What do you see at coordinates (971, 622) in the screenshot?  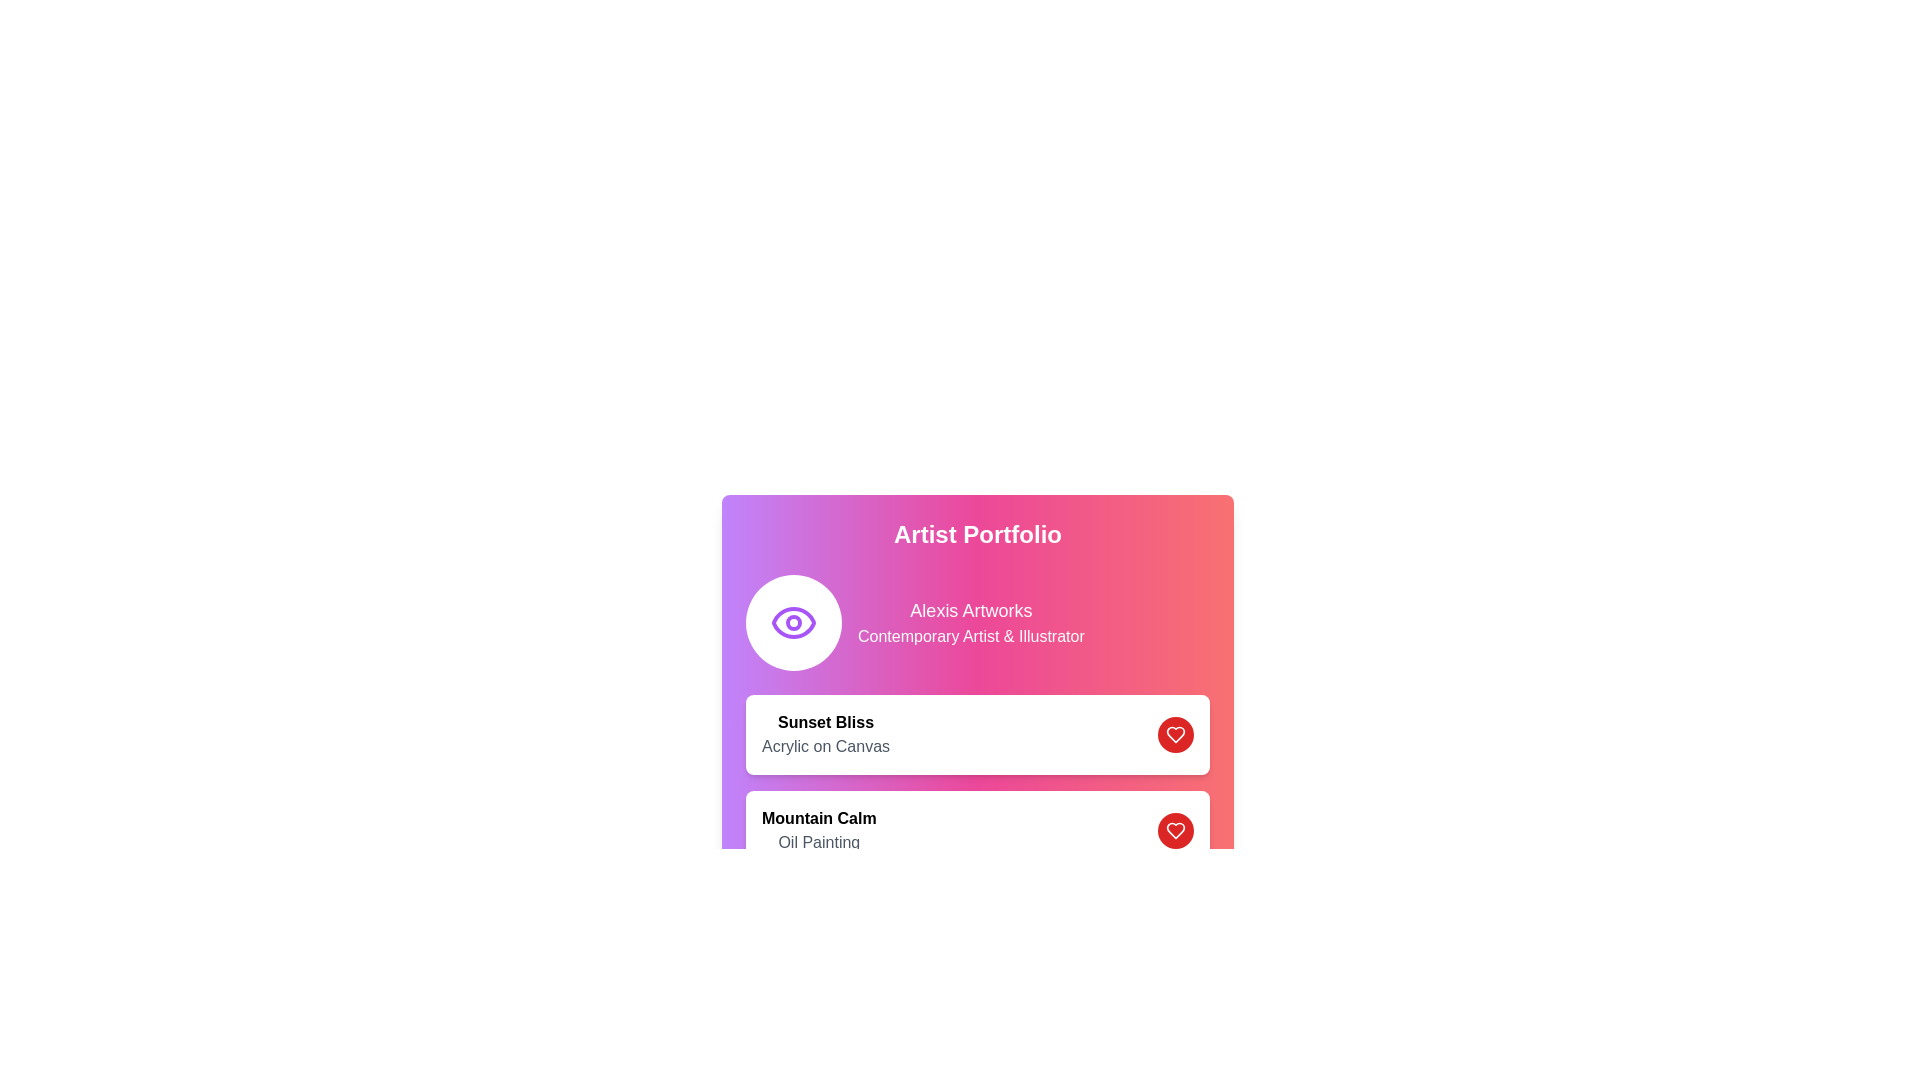 I see `text from the text block labeled 'Alexis Artworks' which is displayed in white on a gradient pink-to-purple background, located in the upper section of a card-like layout` at bounding box center [971, 622].